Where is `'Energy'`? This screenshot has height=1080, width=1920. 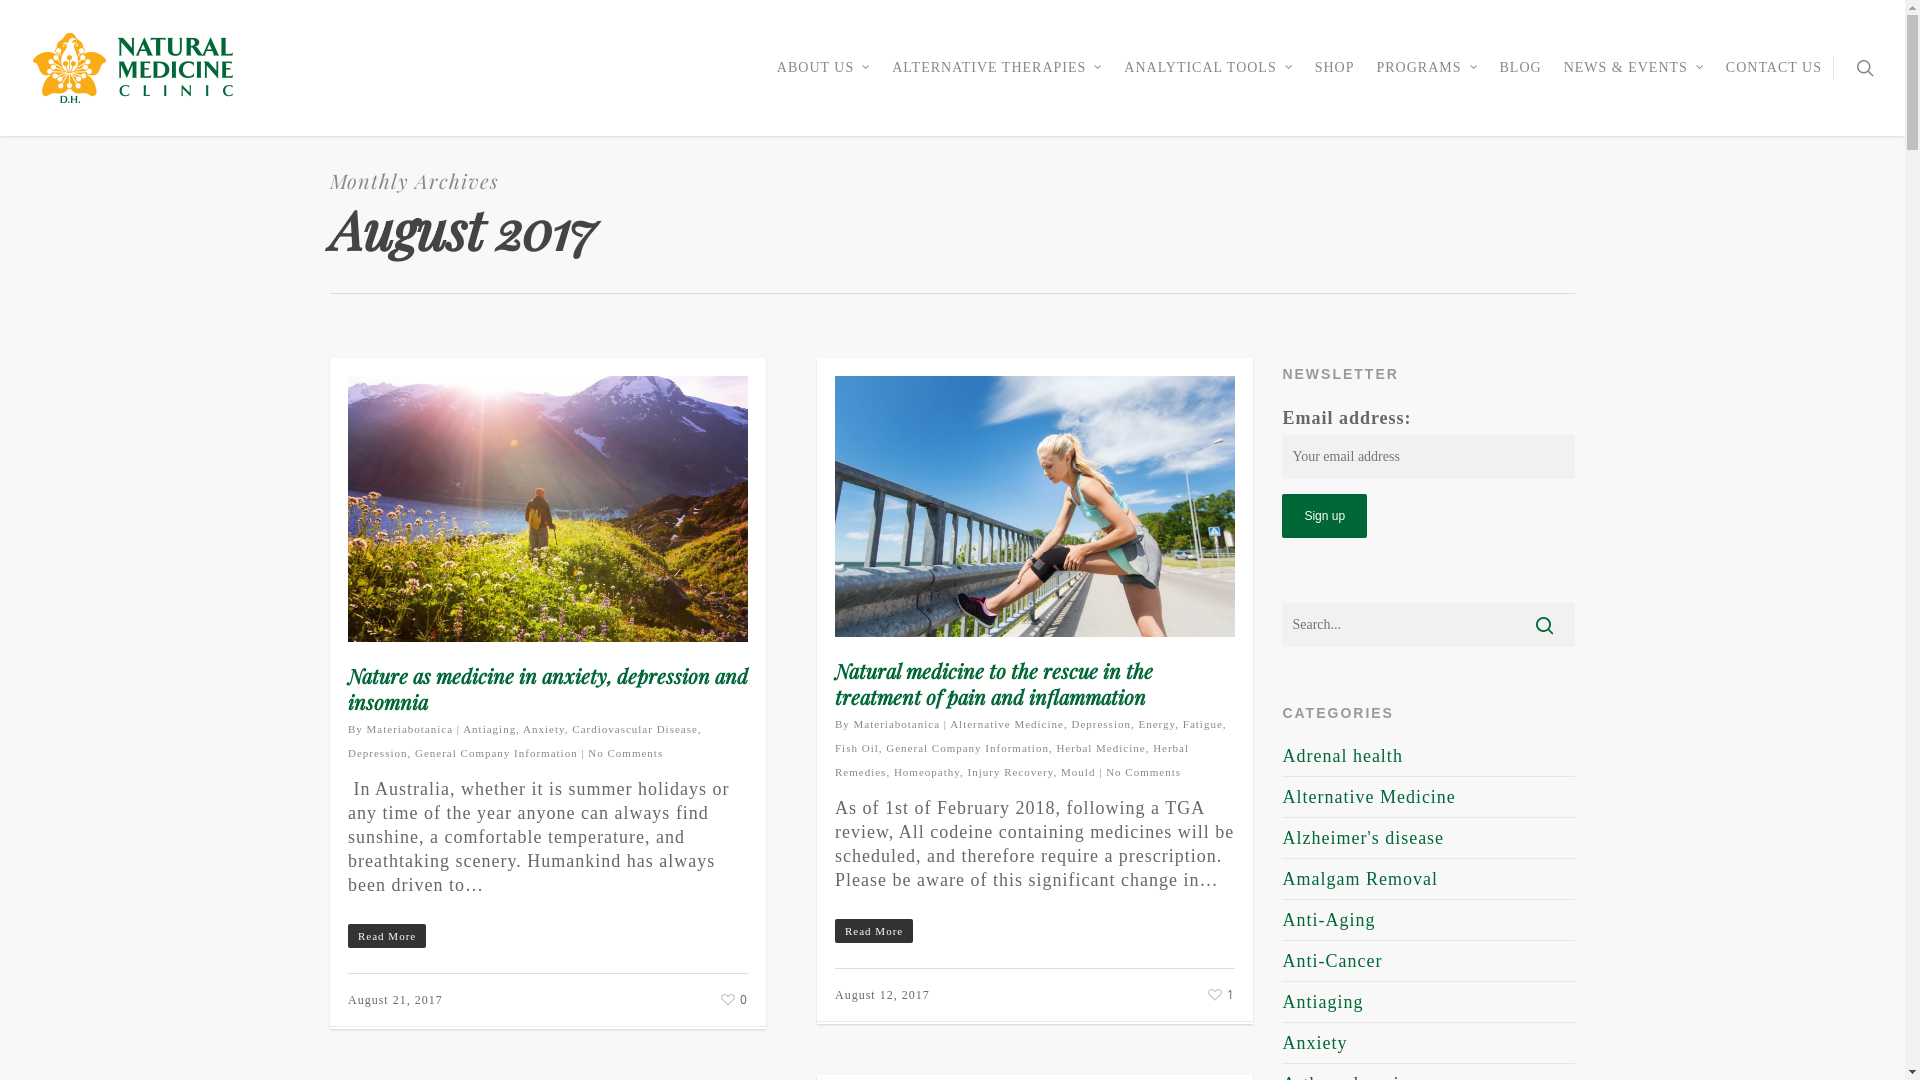 'Energy' is located at coordinates (1137, 724).